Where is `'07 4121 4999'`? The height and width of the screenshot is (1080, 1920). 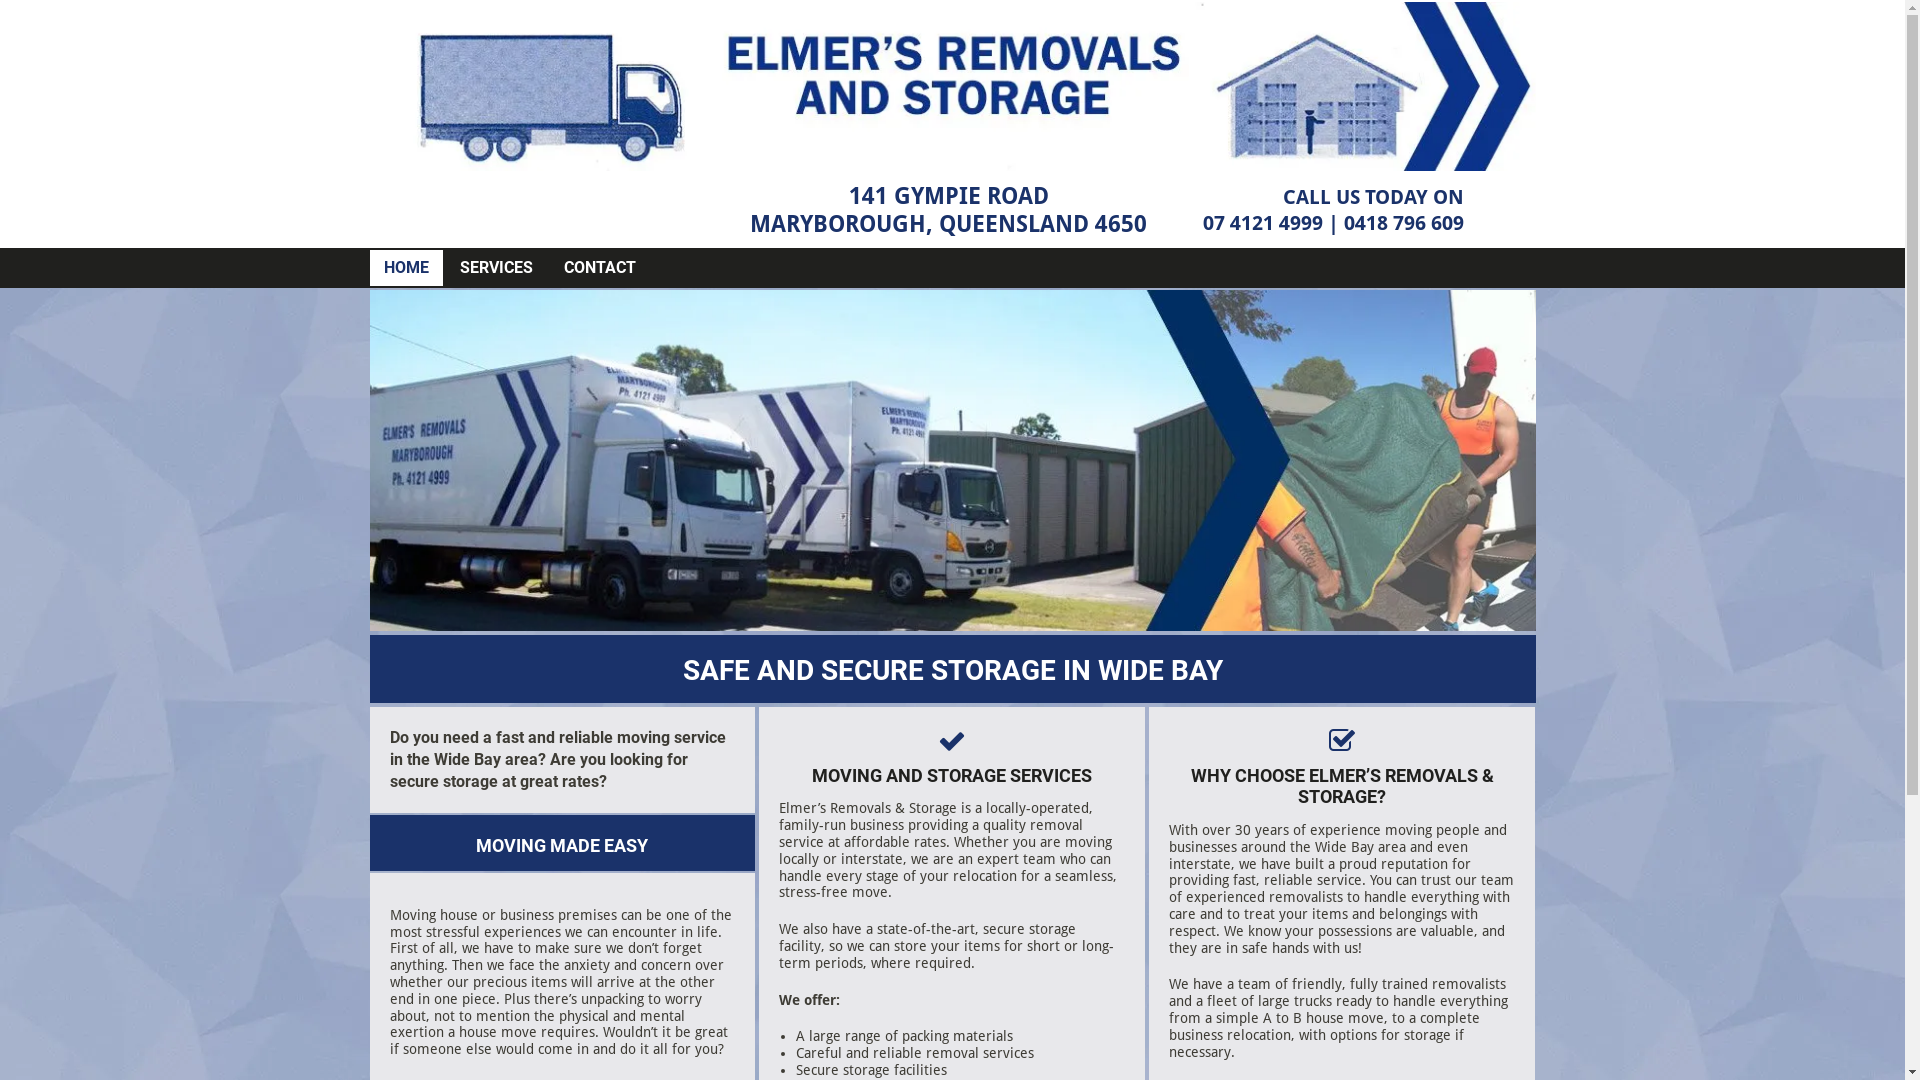 '07 4121 4999' is located at coordinates (1261, 223).